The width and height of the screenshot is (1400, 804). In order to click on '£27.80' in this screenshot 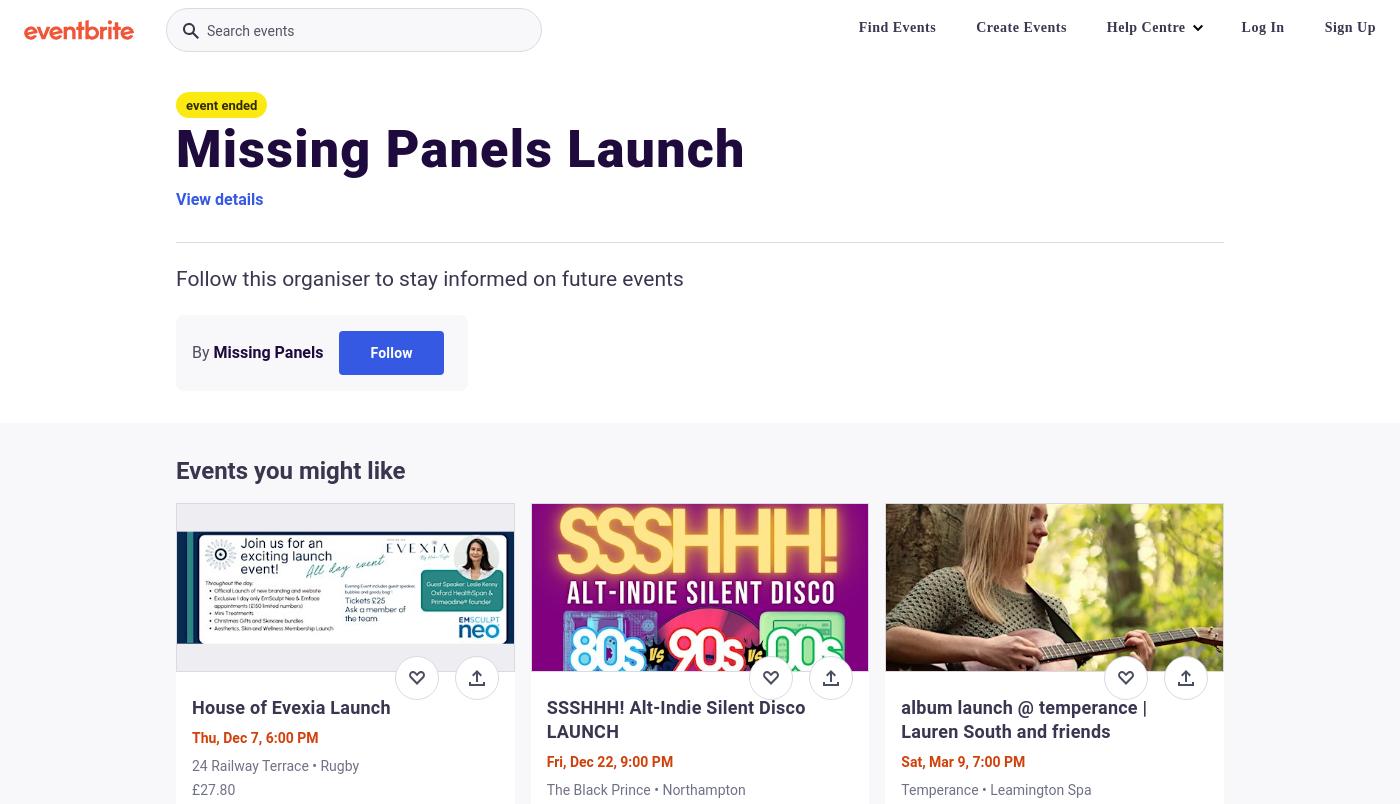, I will do `click(213, 789)`.